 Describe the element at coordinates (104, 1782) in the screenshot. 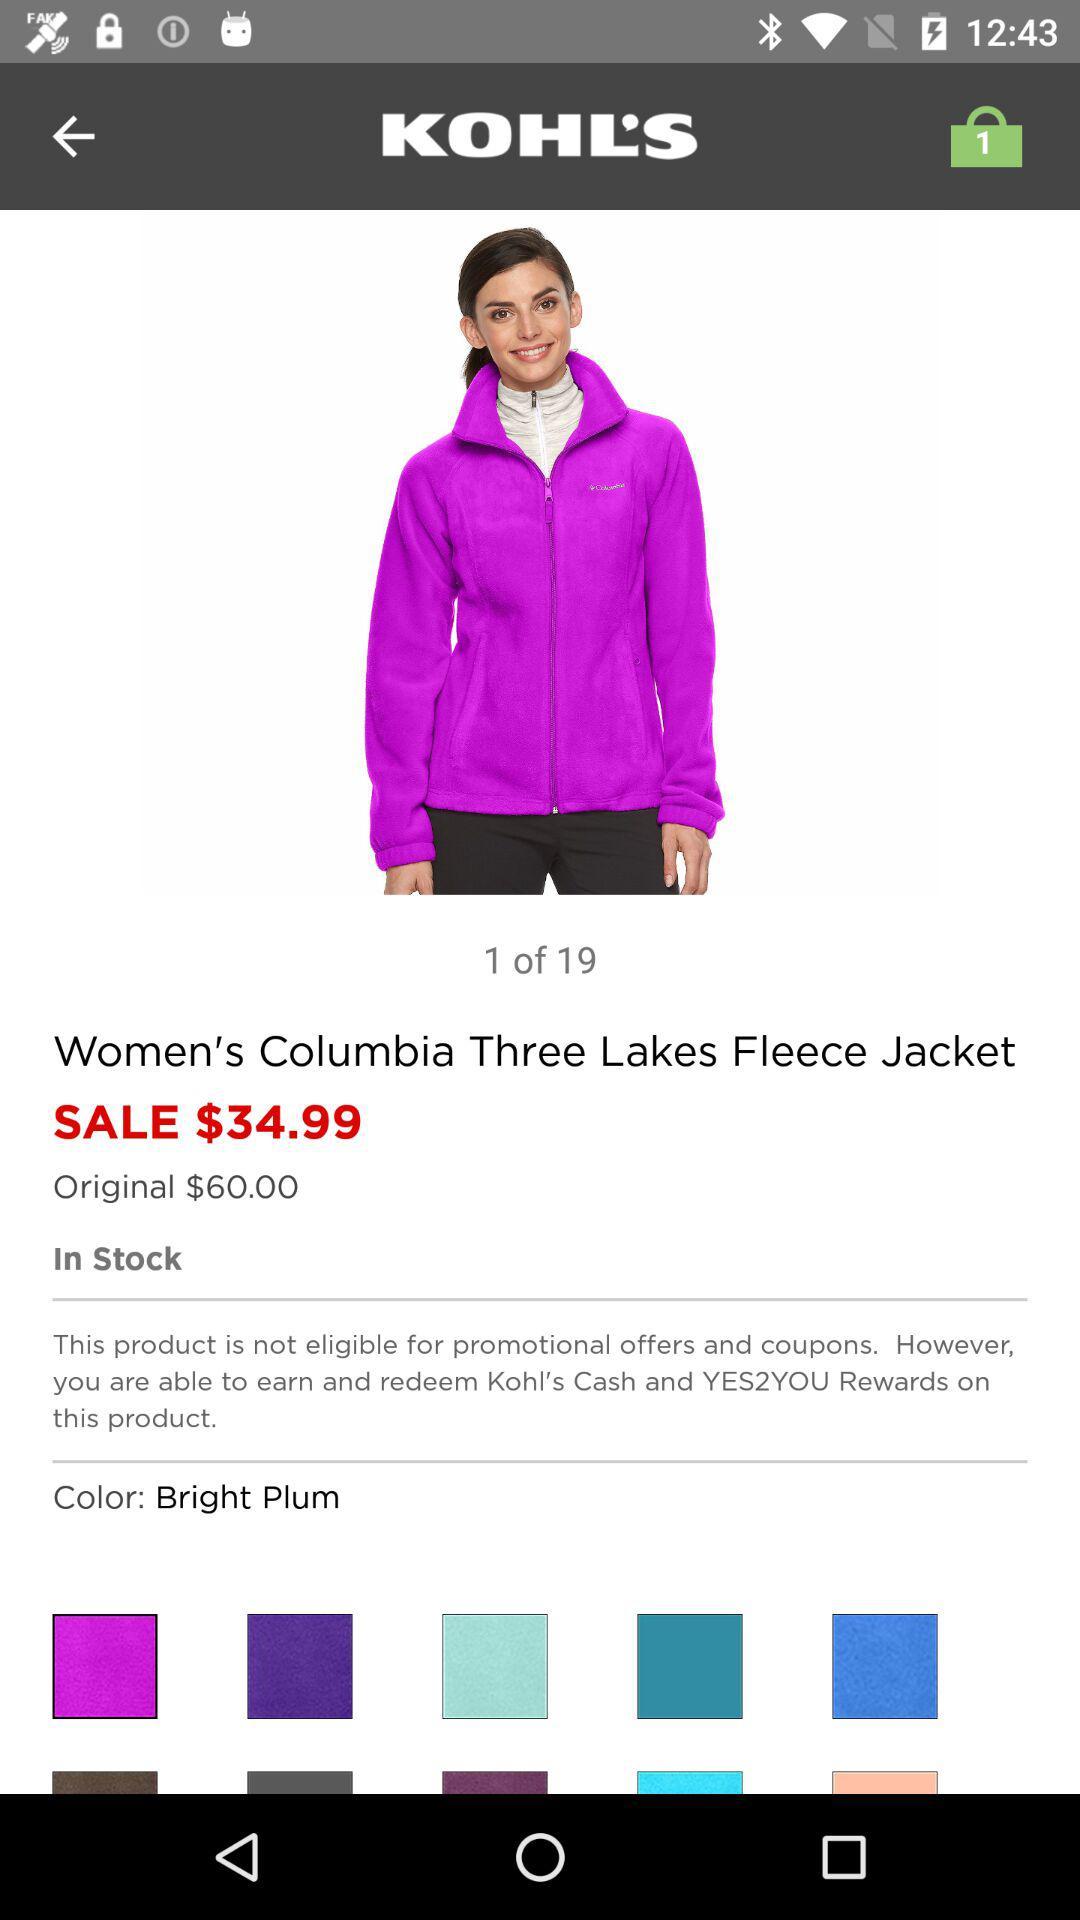

I see `plum color` at that location.